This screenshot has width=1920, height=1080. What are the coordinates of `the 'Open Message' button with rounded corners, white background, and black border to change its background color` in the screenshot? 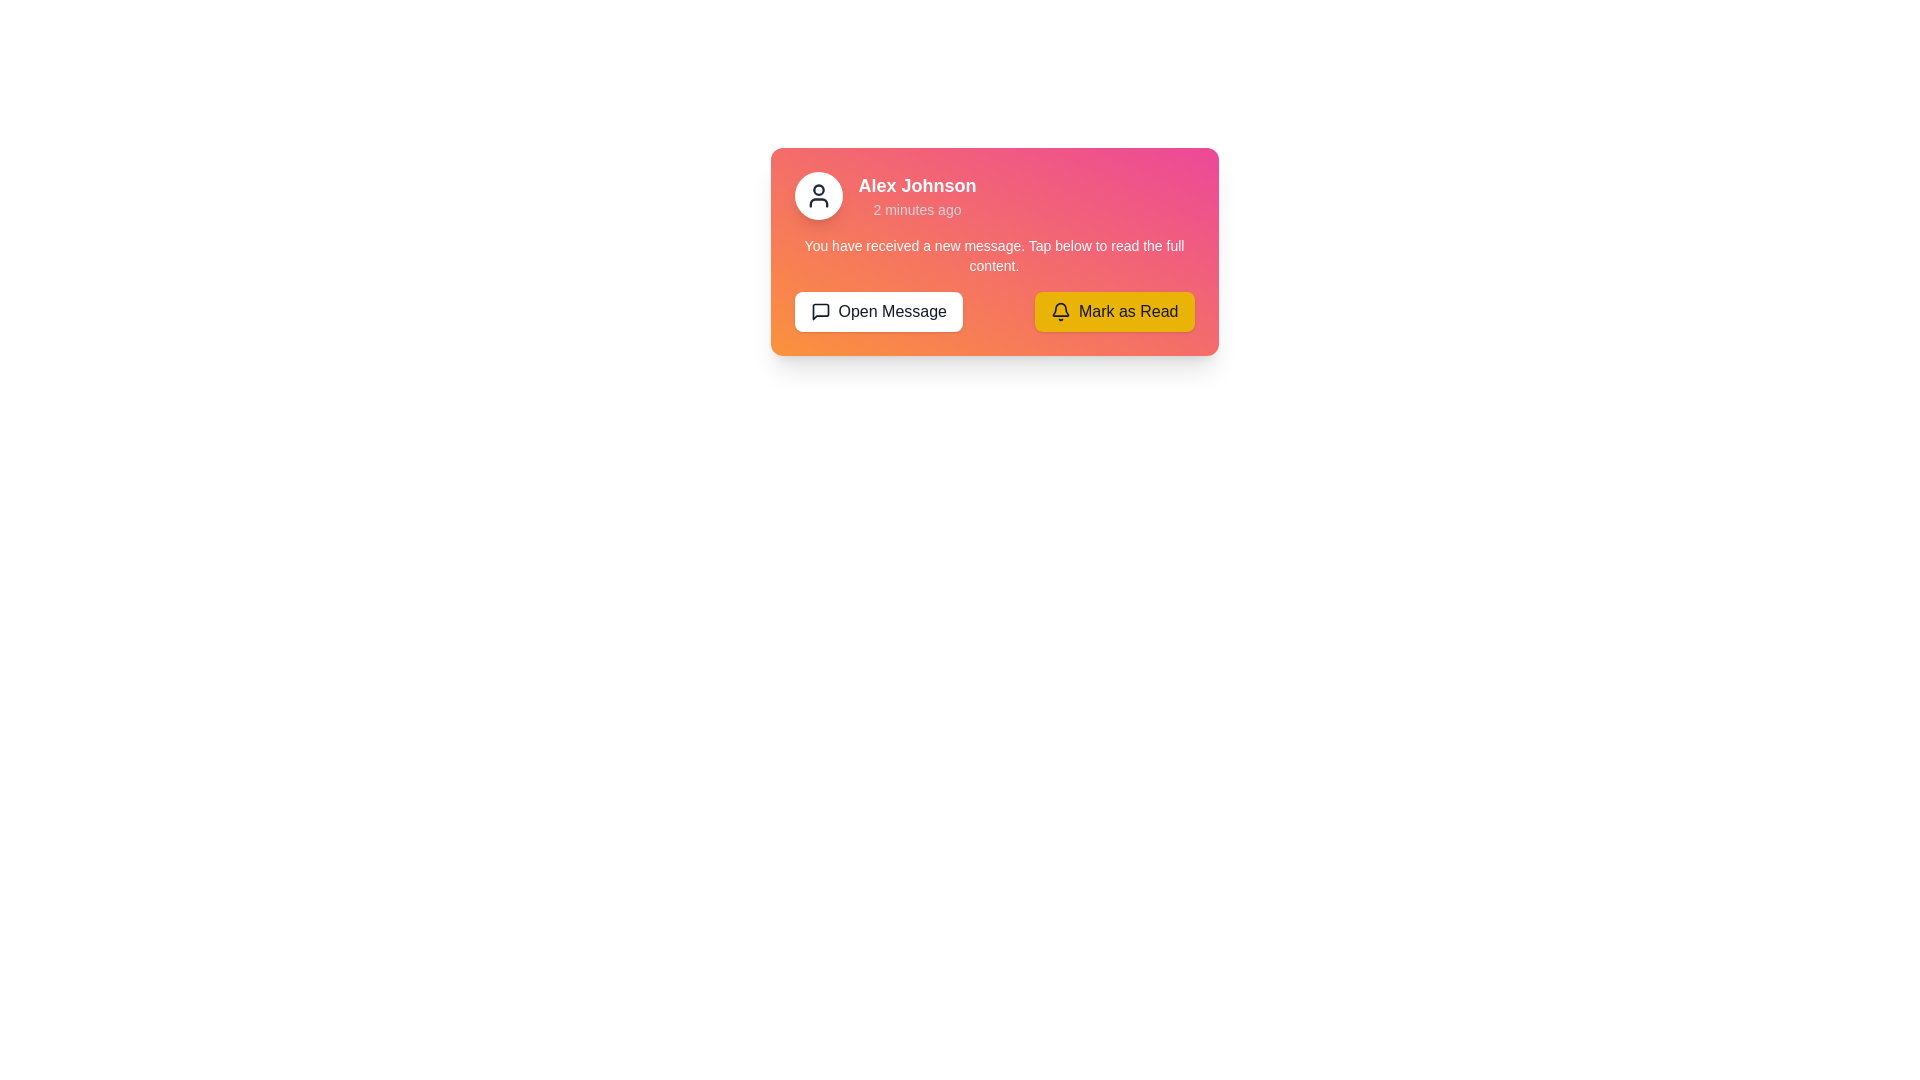 It's located at (878, 312).